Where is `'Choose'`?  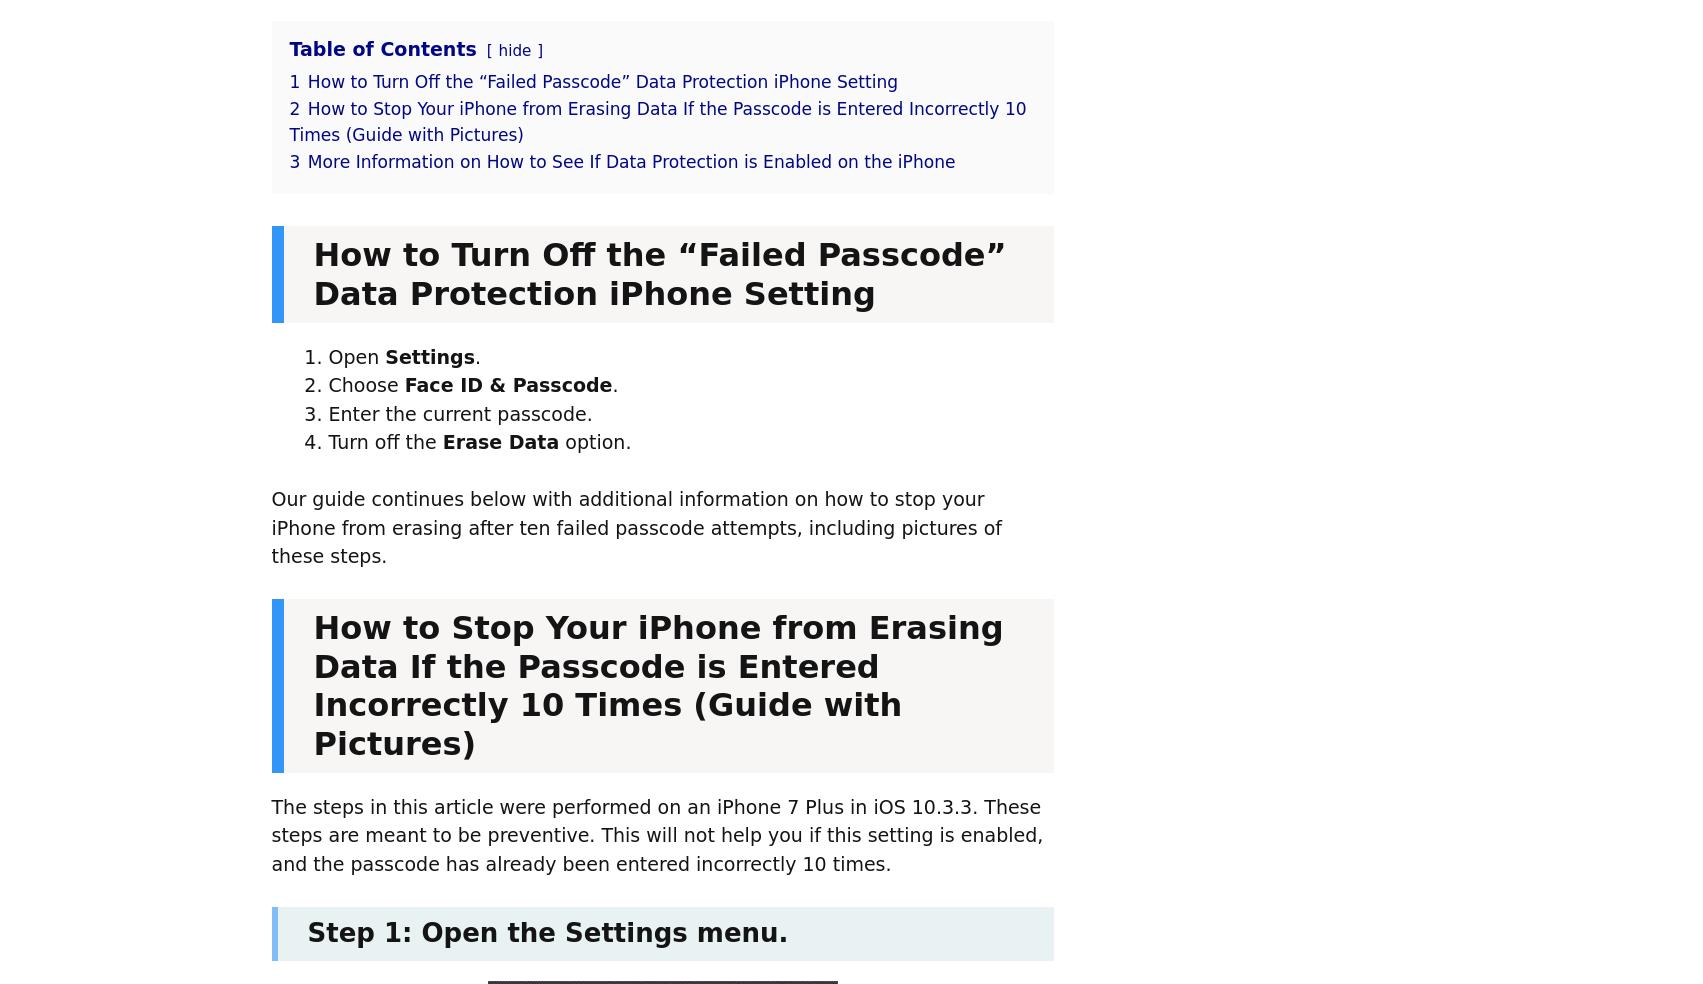 'Choose' is located at coordinates (365, 385).